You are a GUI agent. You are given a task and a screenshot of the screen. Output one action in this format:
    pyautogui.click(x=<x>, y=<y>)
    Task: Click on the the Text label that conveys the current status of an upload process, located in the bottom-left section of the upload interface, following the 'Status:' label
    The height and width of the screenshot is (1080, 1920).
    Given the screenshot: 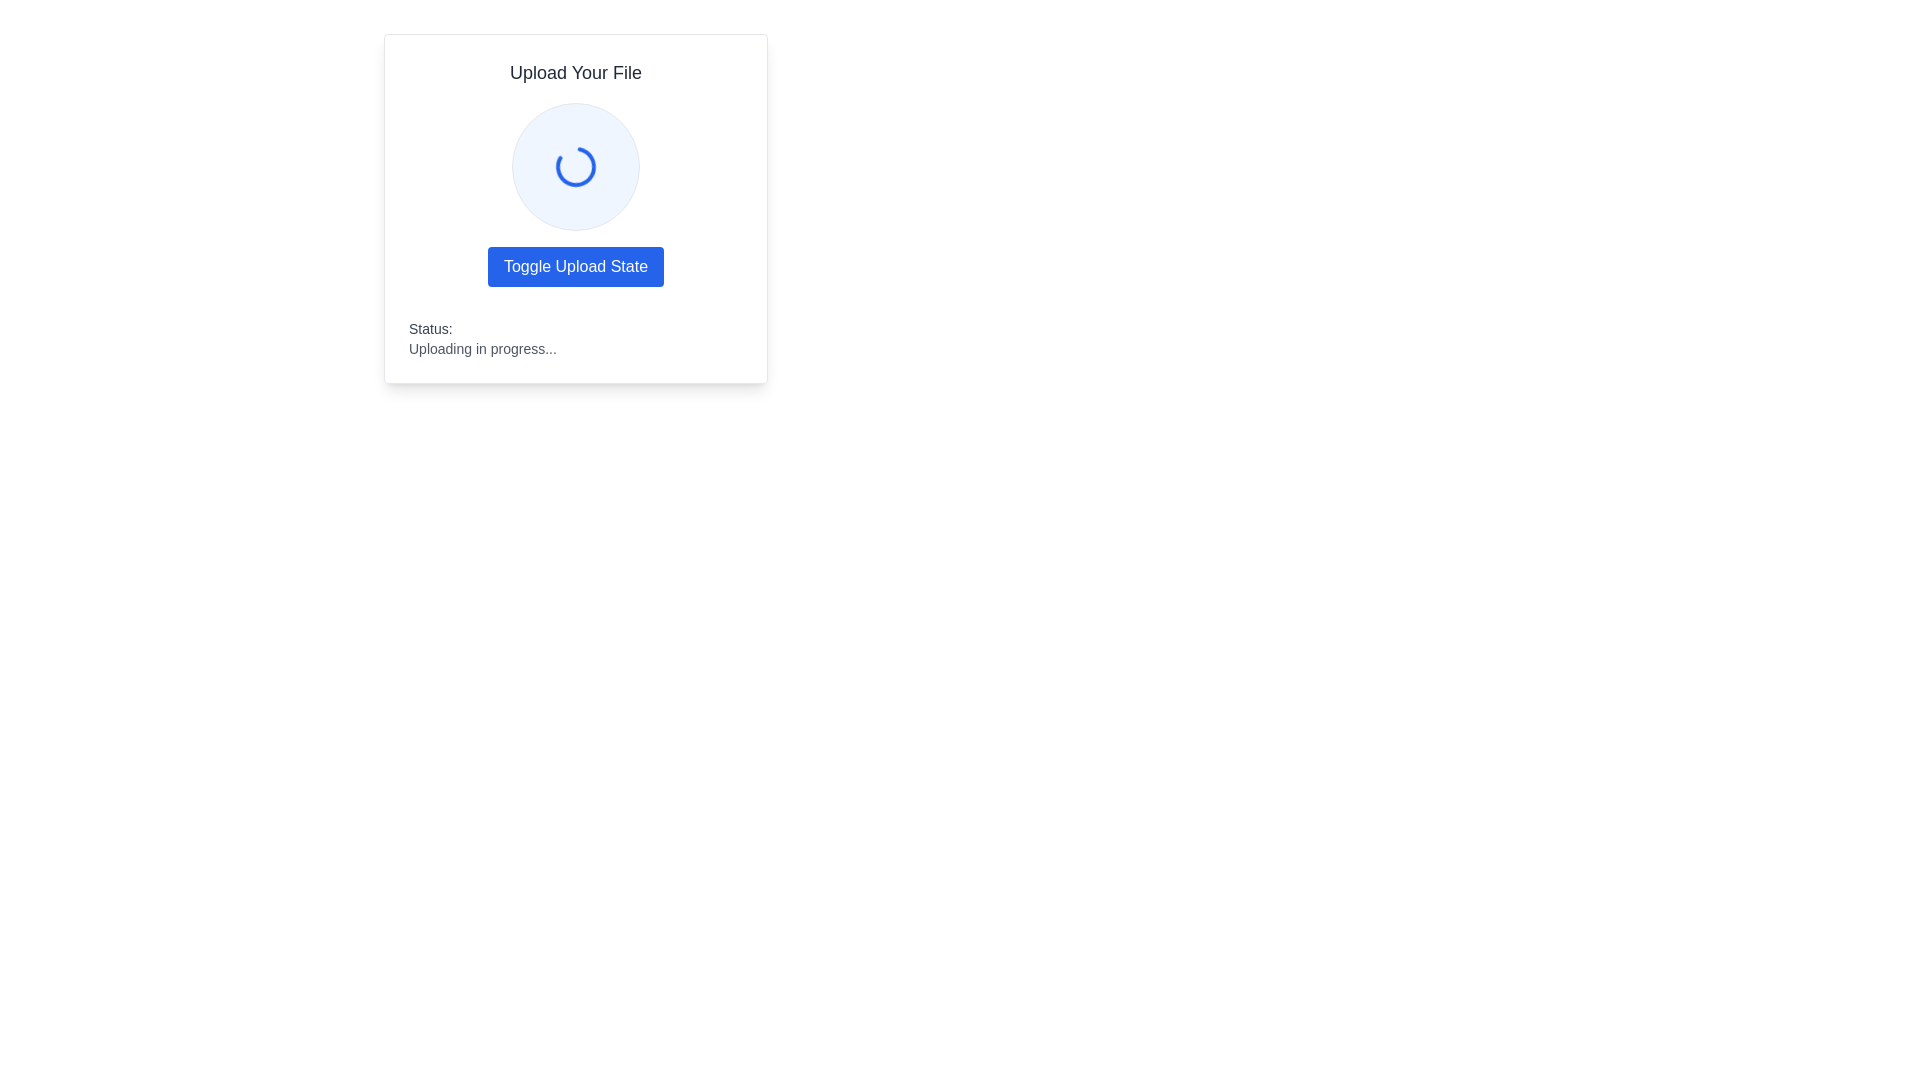 What is the action you would take?
    pyautogui.click(x=482, y=347)
    